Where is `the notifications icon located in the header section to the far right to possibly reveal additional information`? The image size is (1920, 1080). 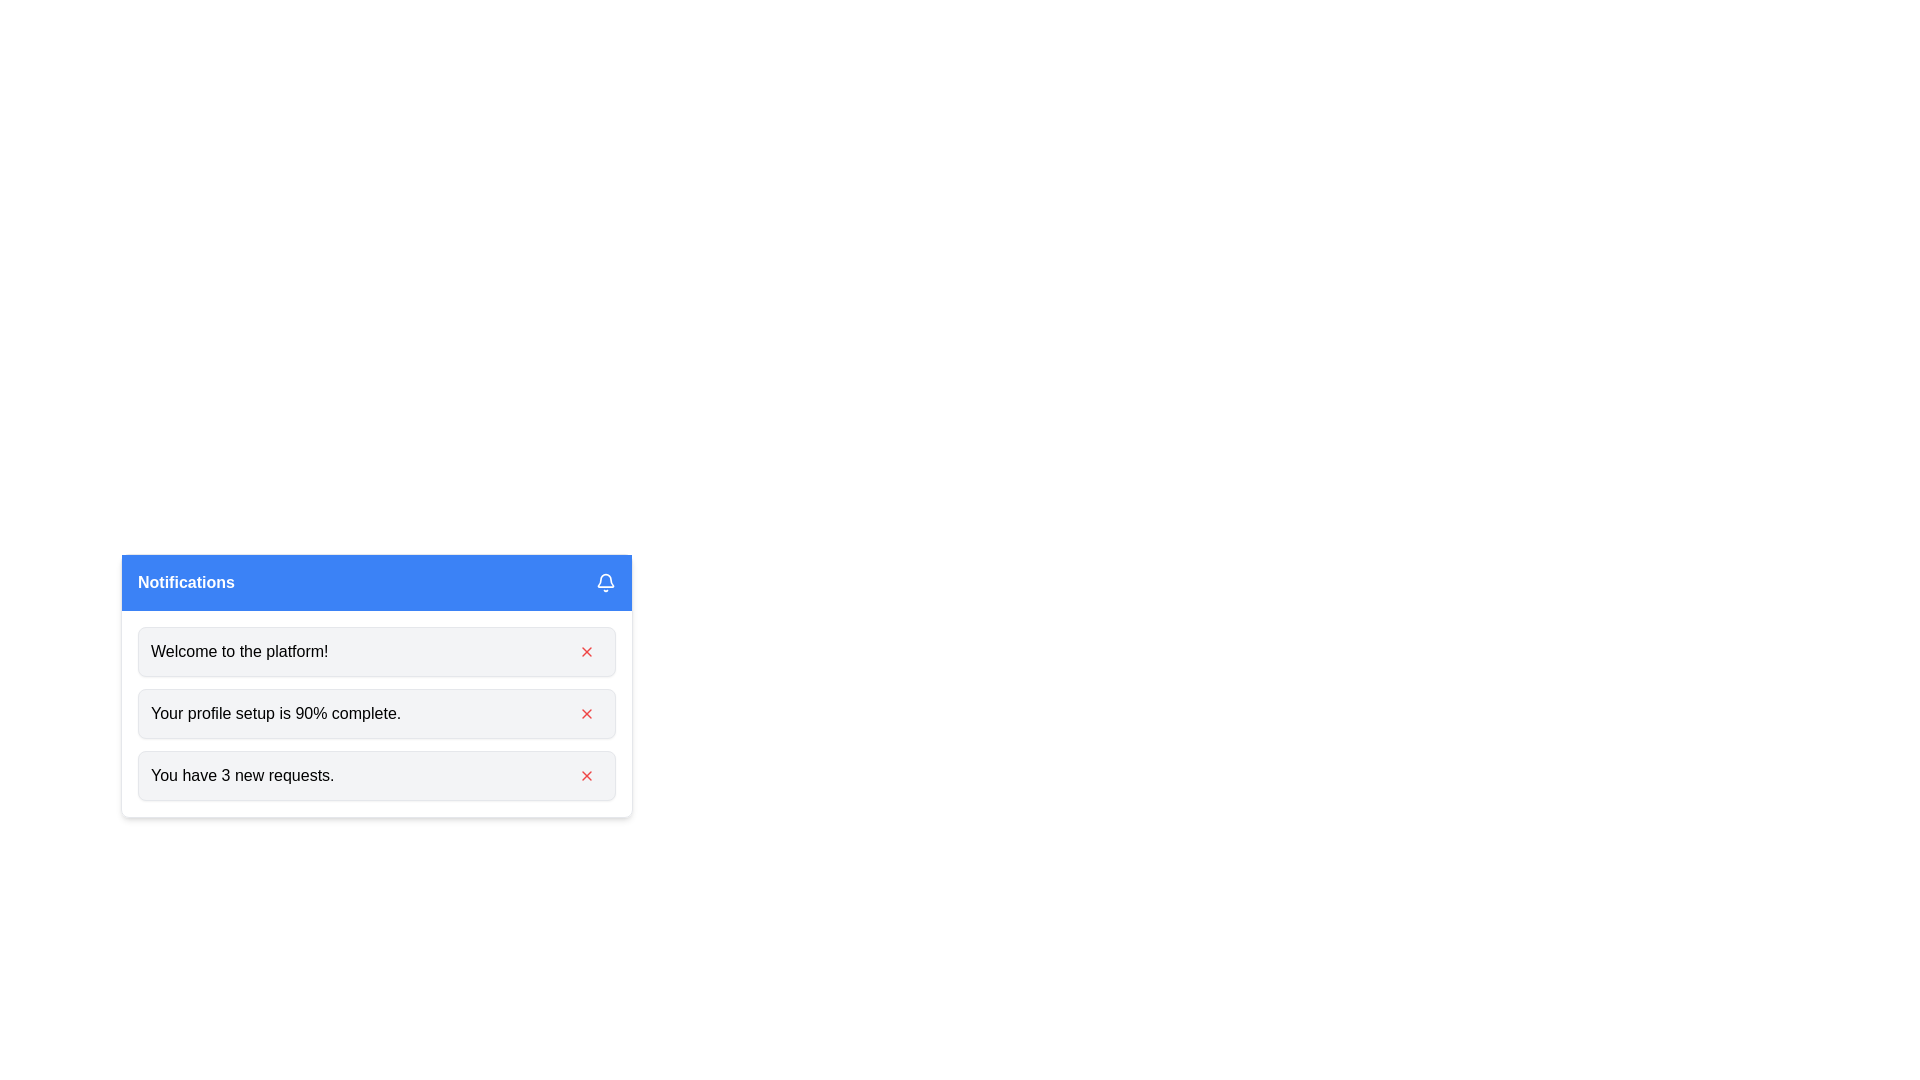 the notifications icon located in the header section to the far right to possibly reveal additional information is located at coordinates (604, 582).